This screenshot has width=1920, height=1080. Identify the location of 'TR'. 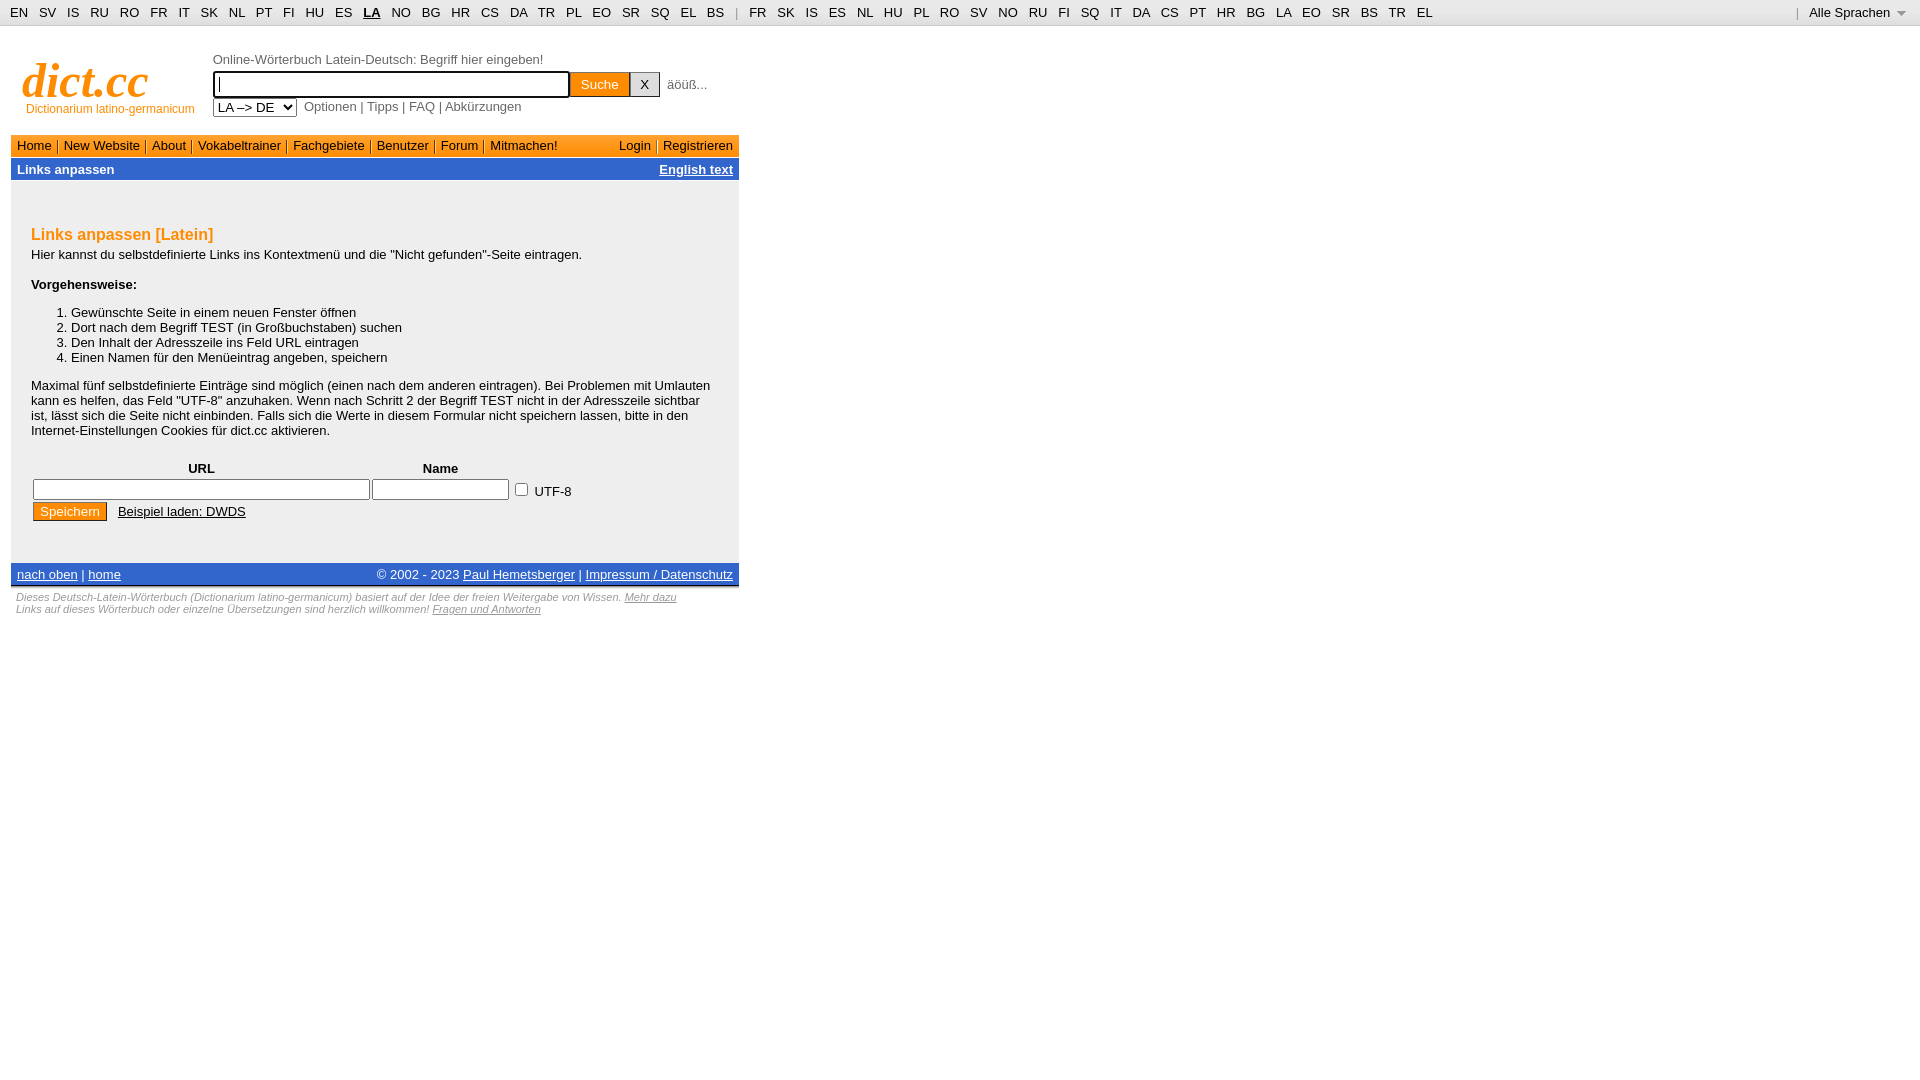
(546, 12).